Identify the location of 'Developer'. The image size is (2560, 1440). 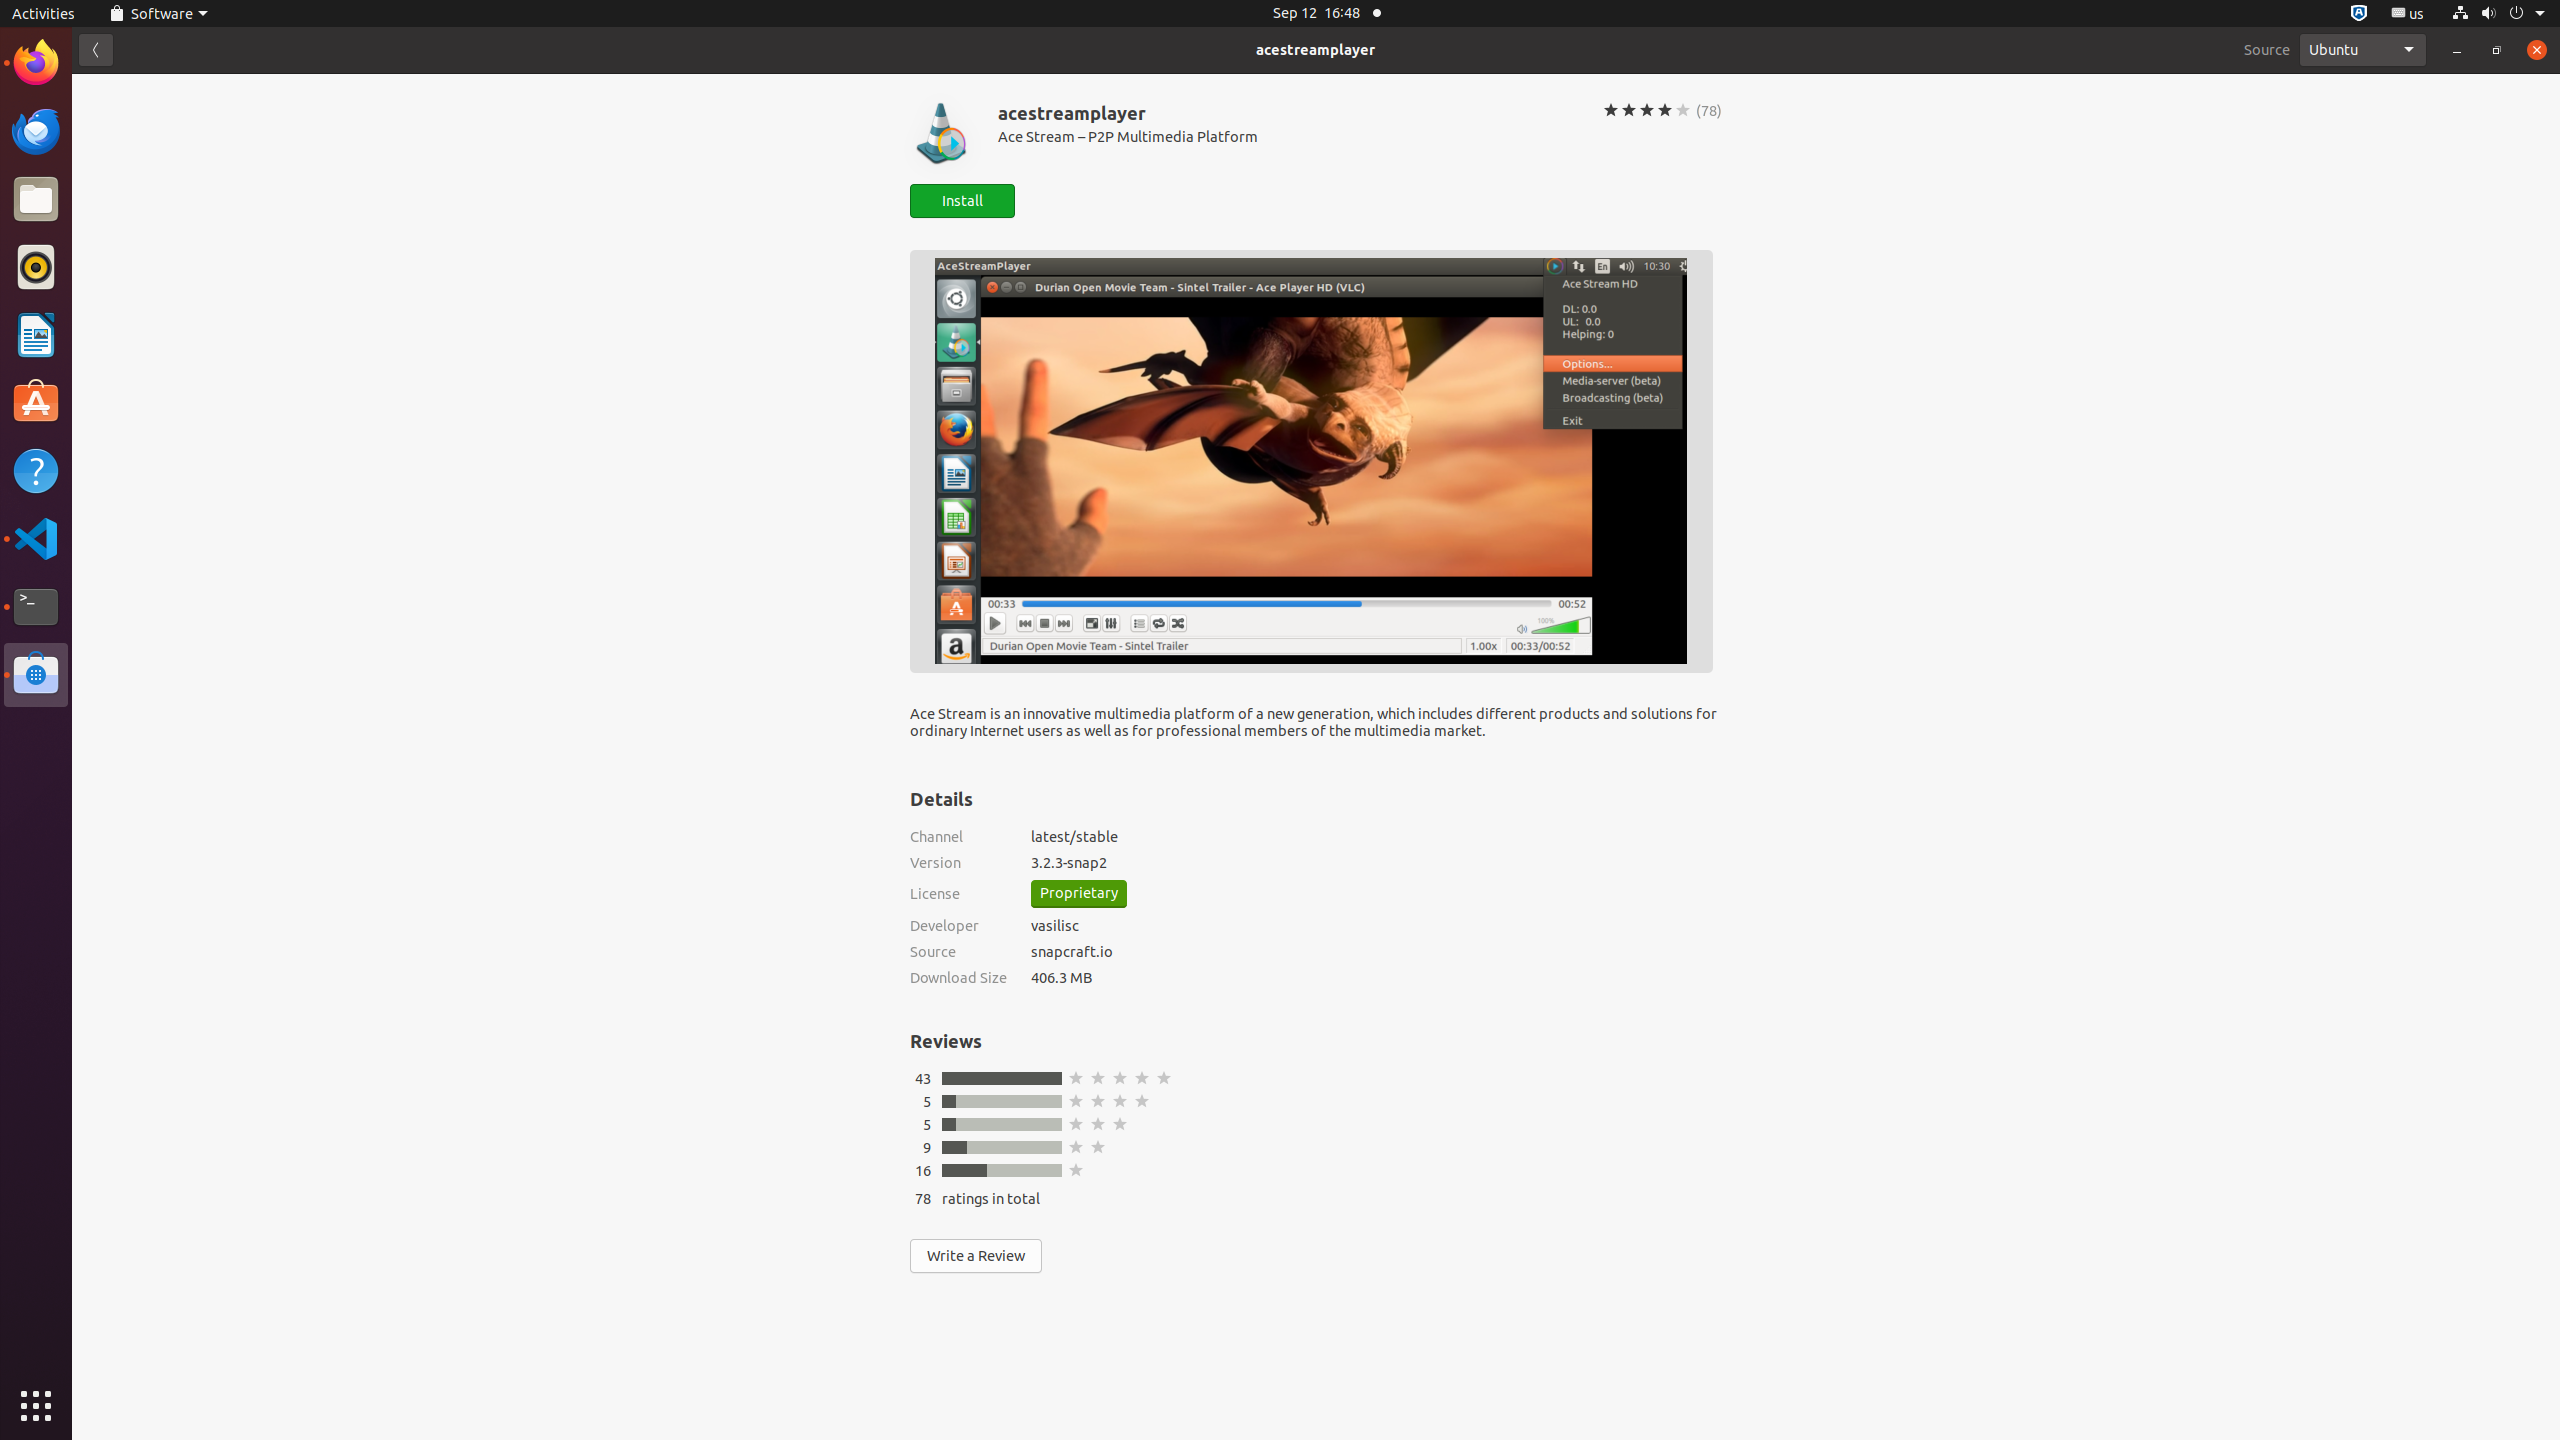
(957, 924).